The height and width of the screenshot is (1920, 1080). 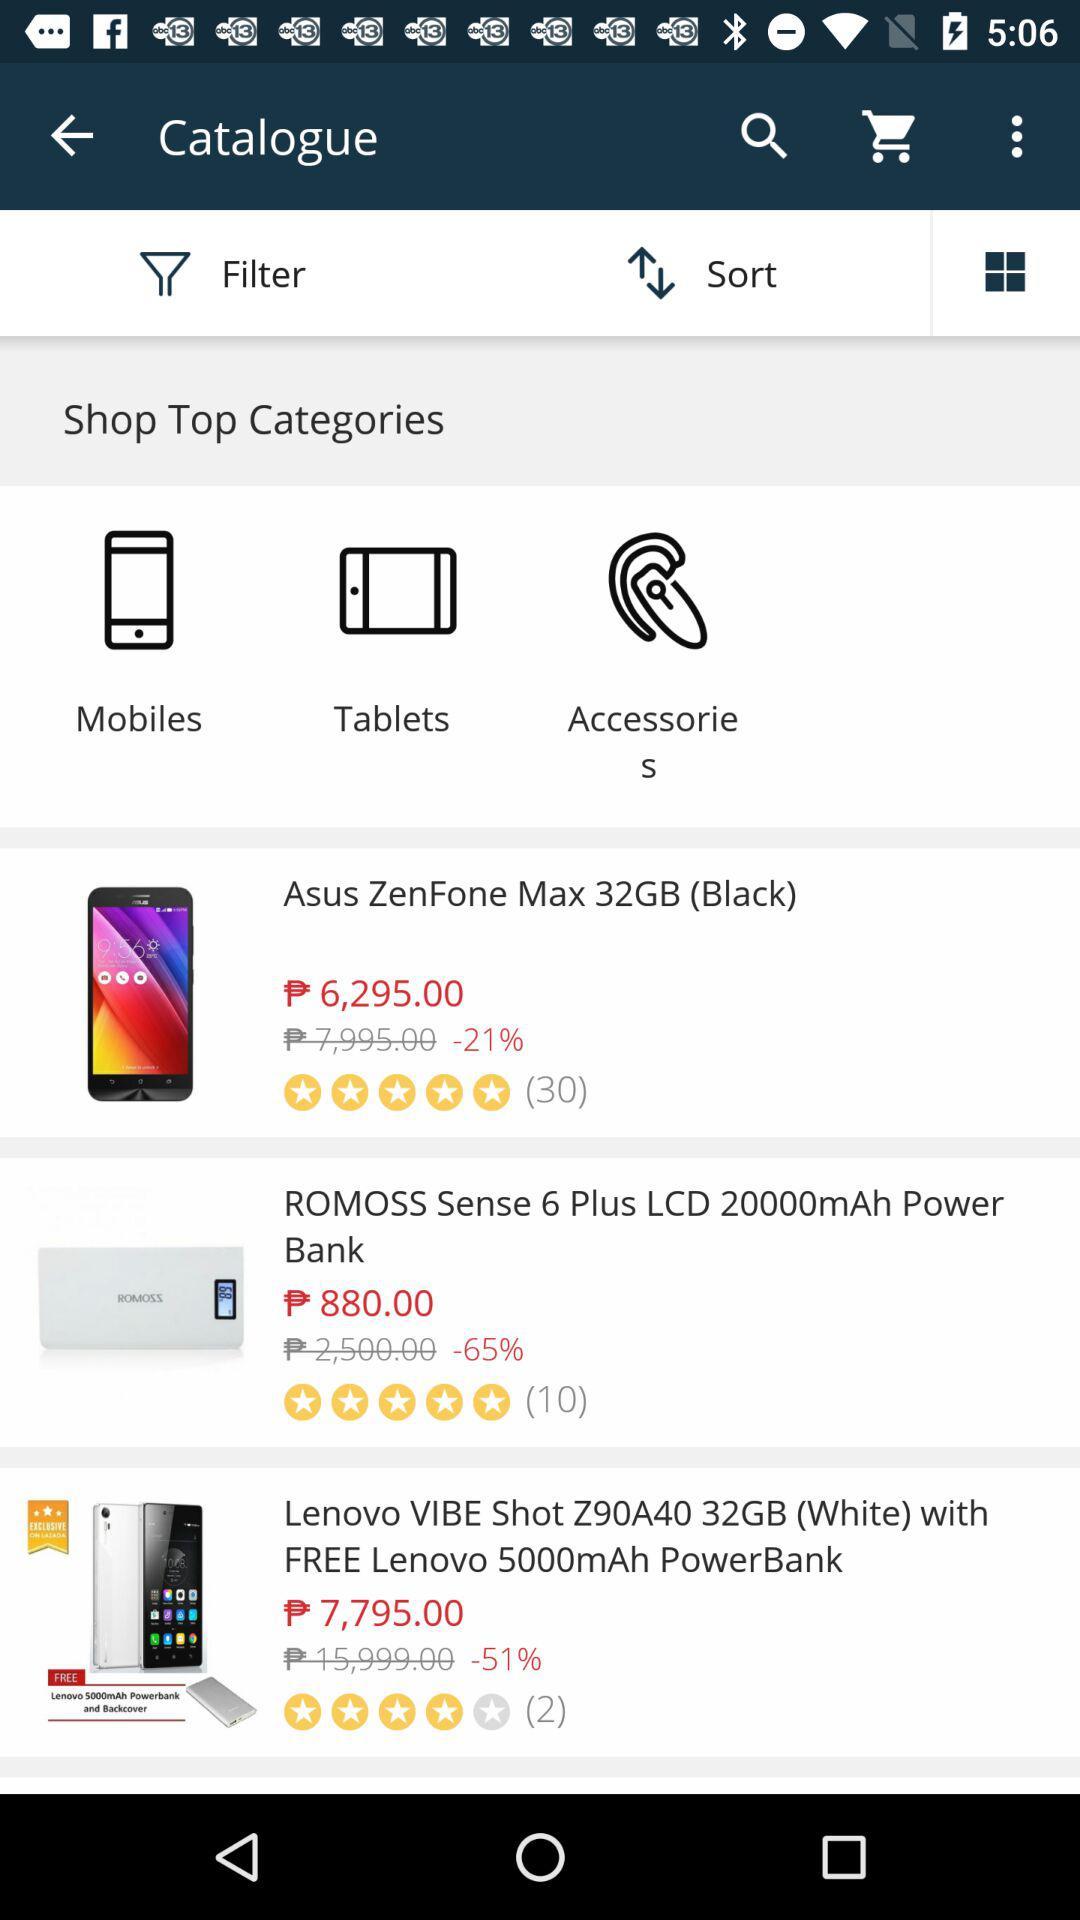 I want to click on the item above the filter item, so click(x=72, y=135).